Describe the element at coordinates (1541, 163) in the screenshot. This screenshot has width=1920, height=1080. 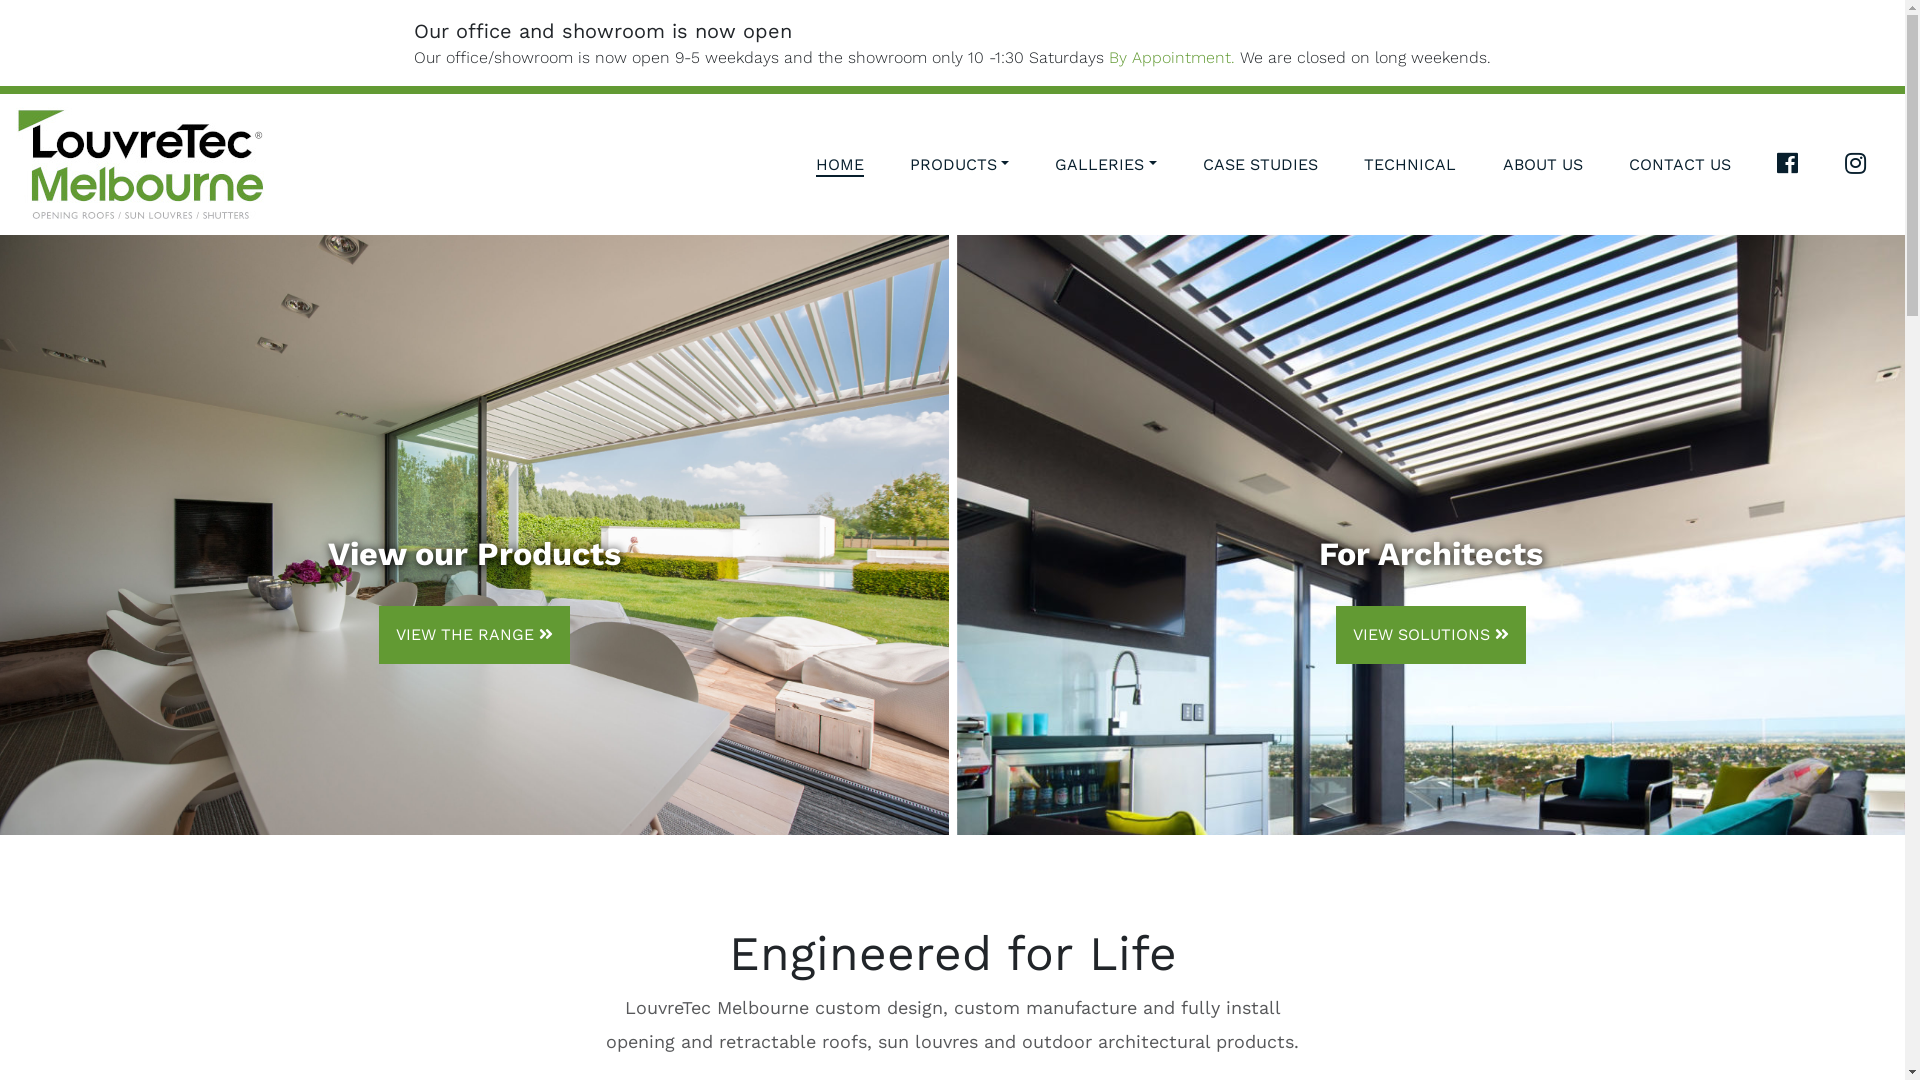
I see `'ABOUT US'` at that location.